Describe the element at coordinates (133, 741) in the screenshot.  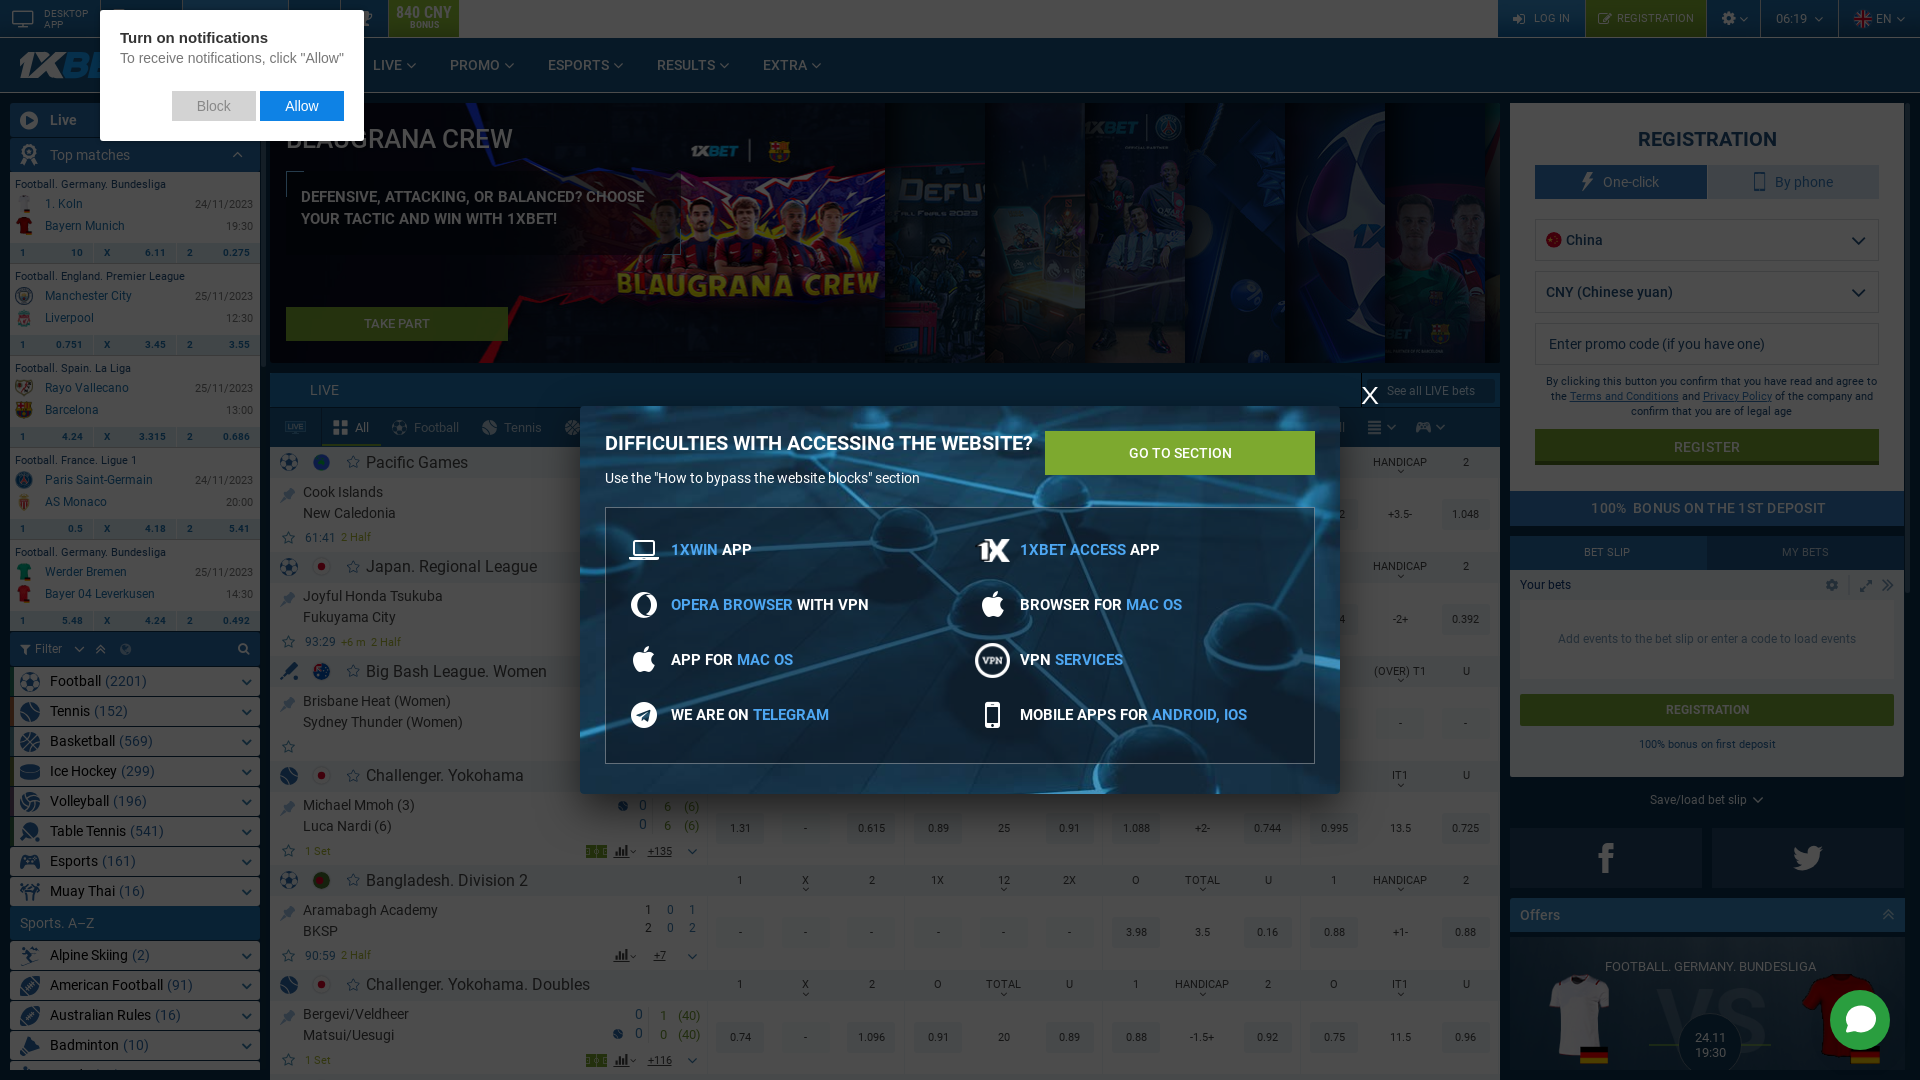
I see `'Basketball` at that location.